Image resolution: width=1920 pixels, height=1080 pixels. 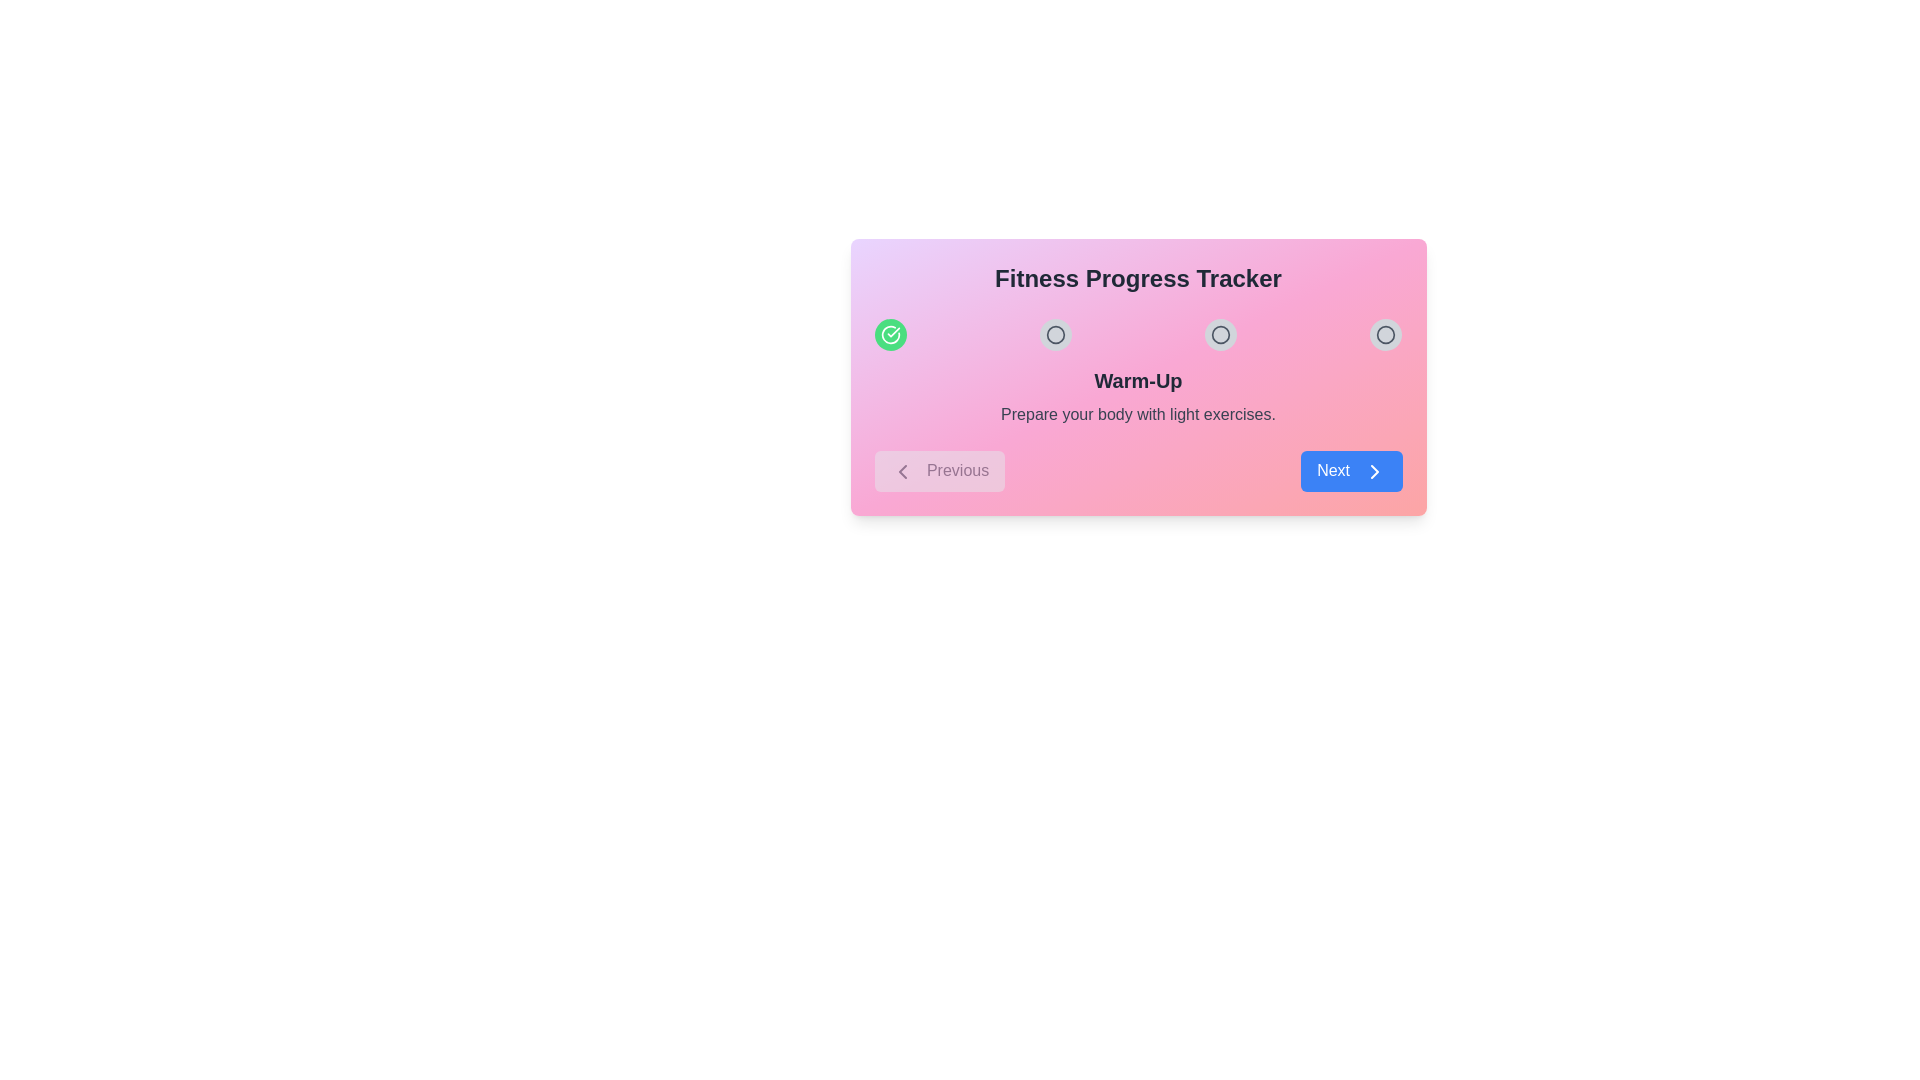 I want to click on the compact circular icon with a white checkmark on a light green background, located in the left section of the 'Fitness Progress Tracker' interface, so click(x=889, y=334).